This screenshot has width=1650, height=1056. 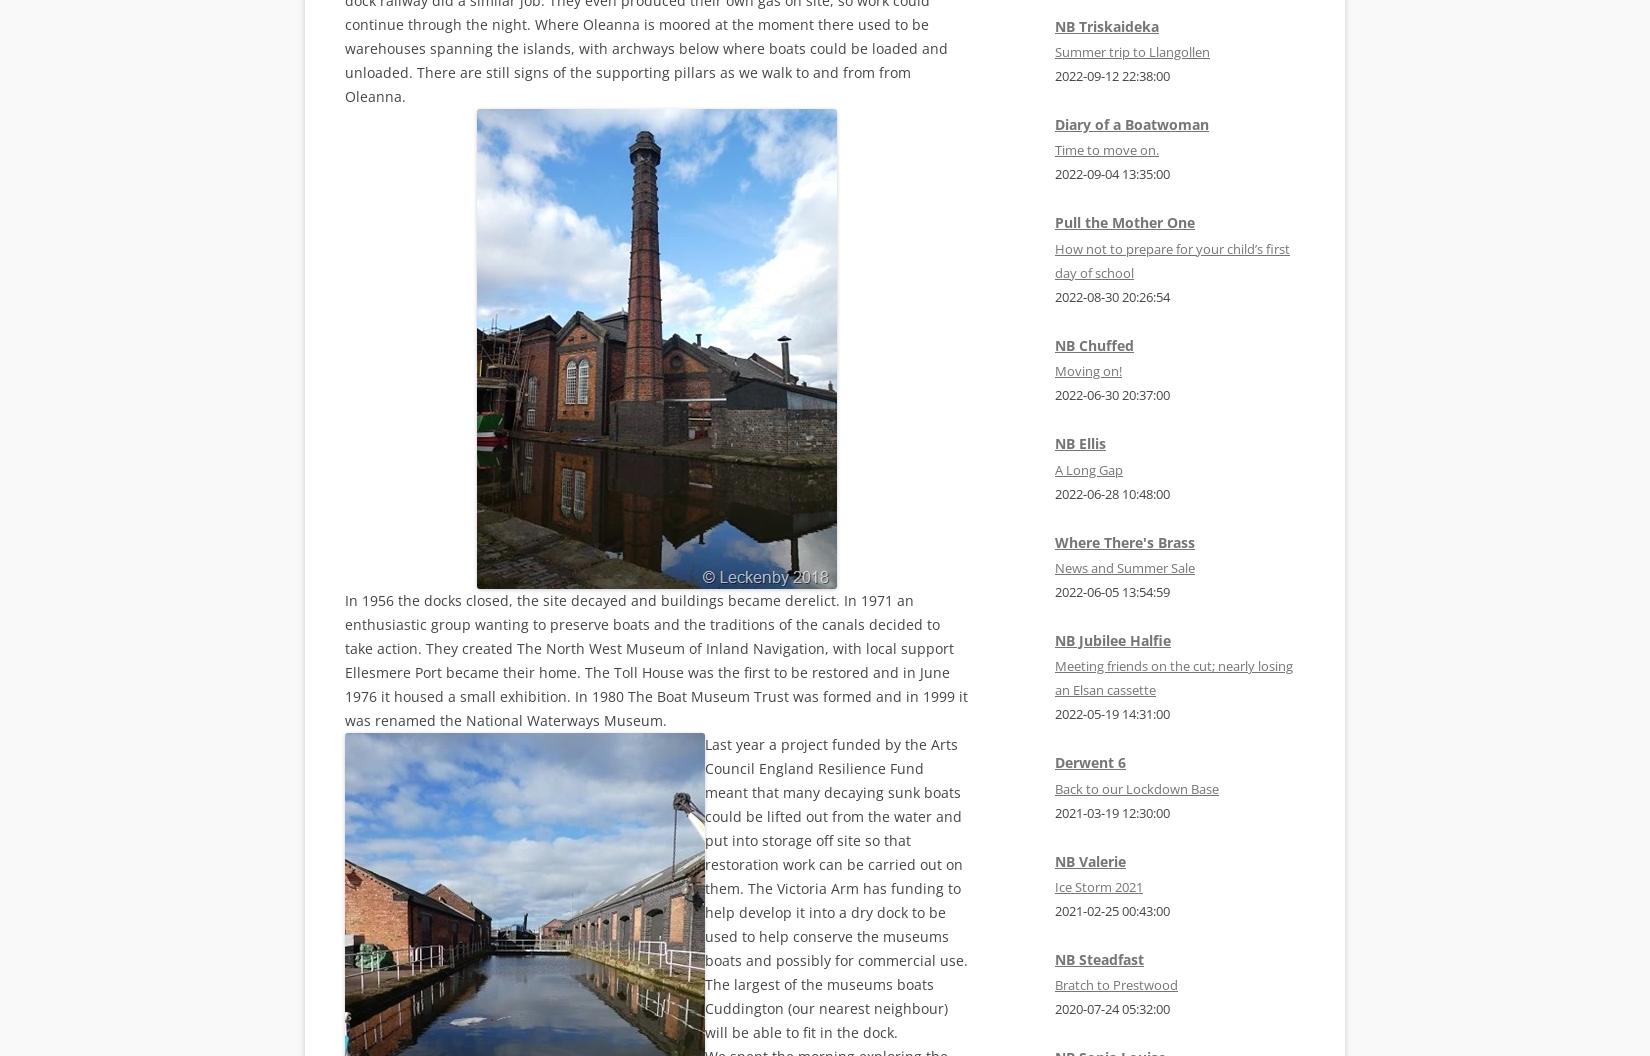 What do you see at coordinates (1090, 859) in the screenshot?
I see `'NB Valerie'` at bounding box center [1090, 859].